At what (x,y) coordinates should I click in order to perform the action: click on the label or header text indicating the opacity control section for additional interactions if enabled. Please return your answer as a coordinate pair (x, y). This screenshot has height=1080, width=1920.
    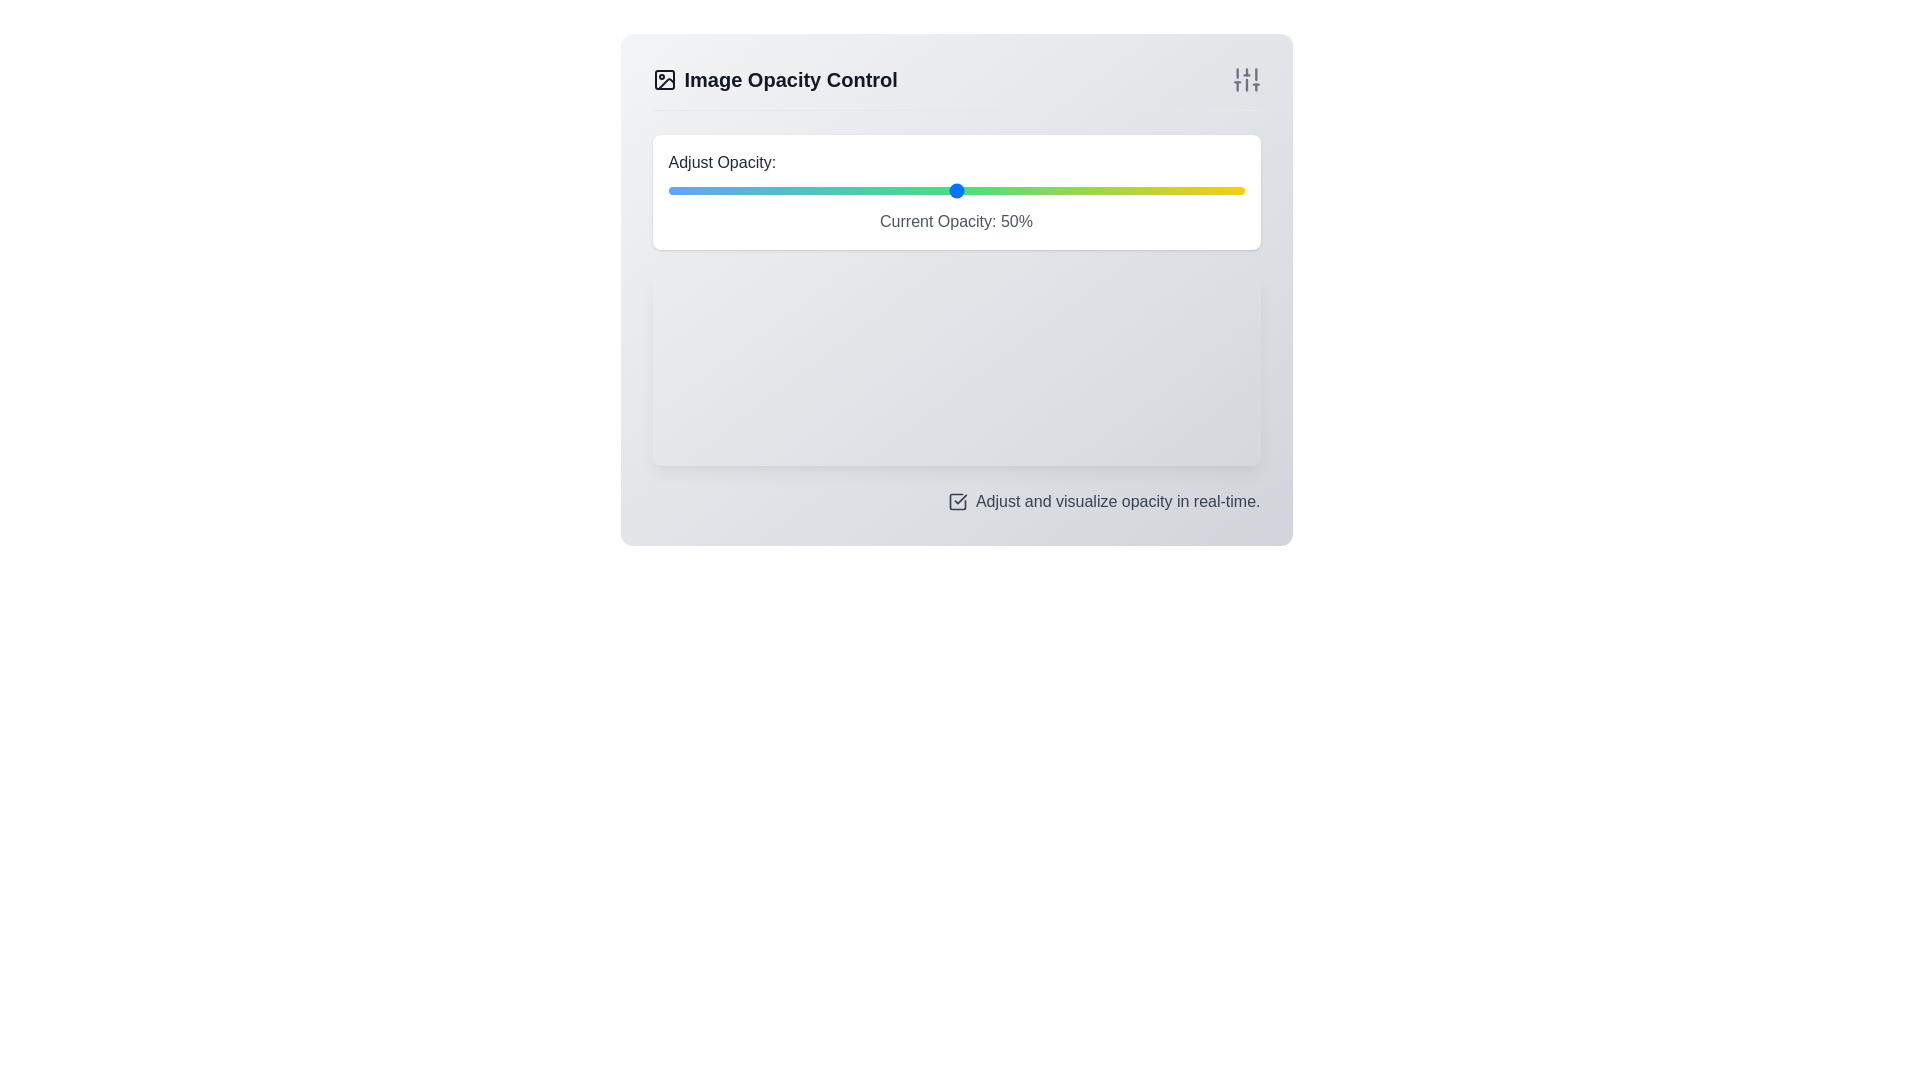
    Looking at the image, I should click on (774, 79).